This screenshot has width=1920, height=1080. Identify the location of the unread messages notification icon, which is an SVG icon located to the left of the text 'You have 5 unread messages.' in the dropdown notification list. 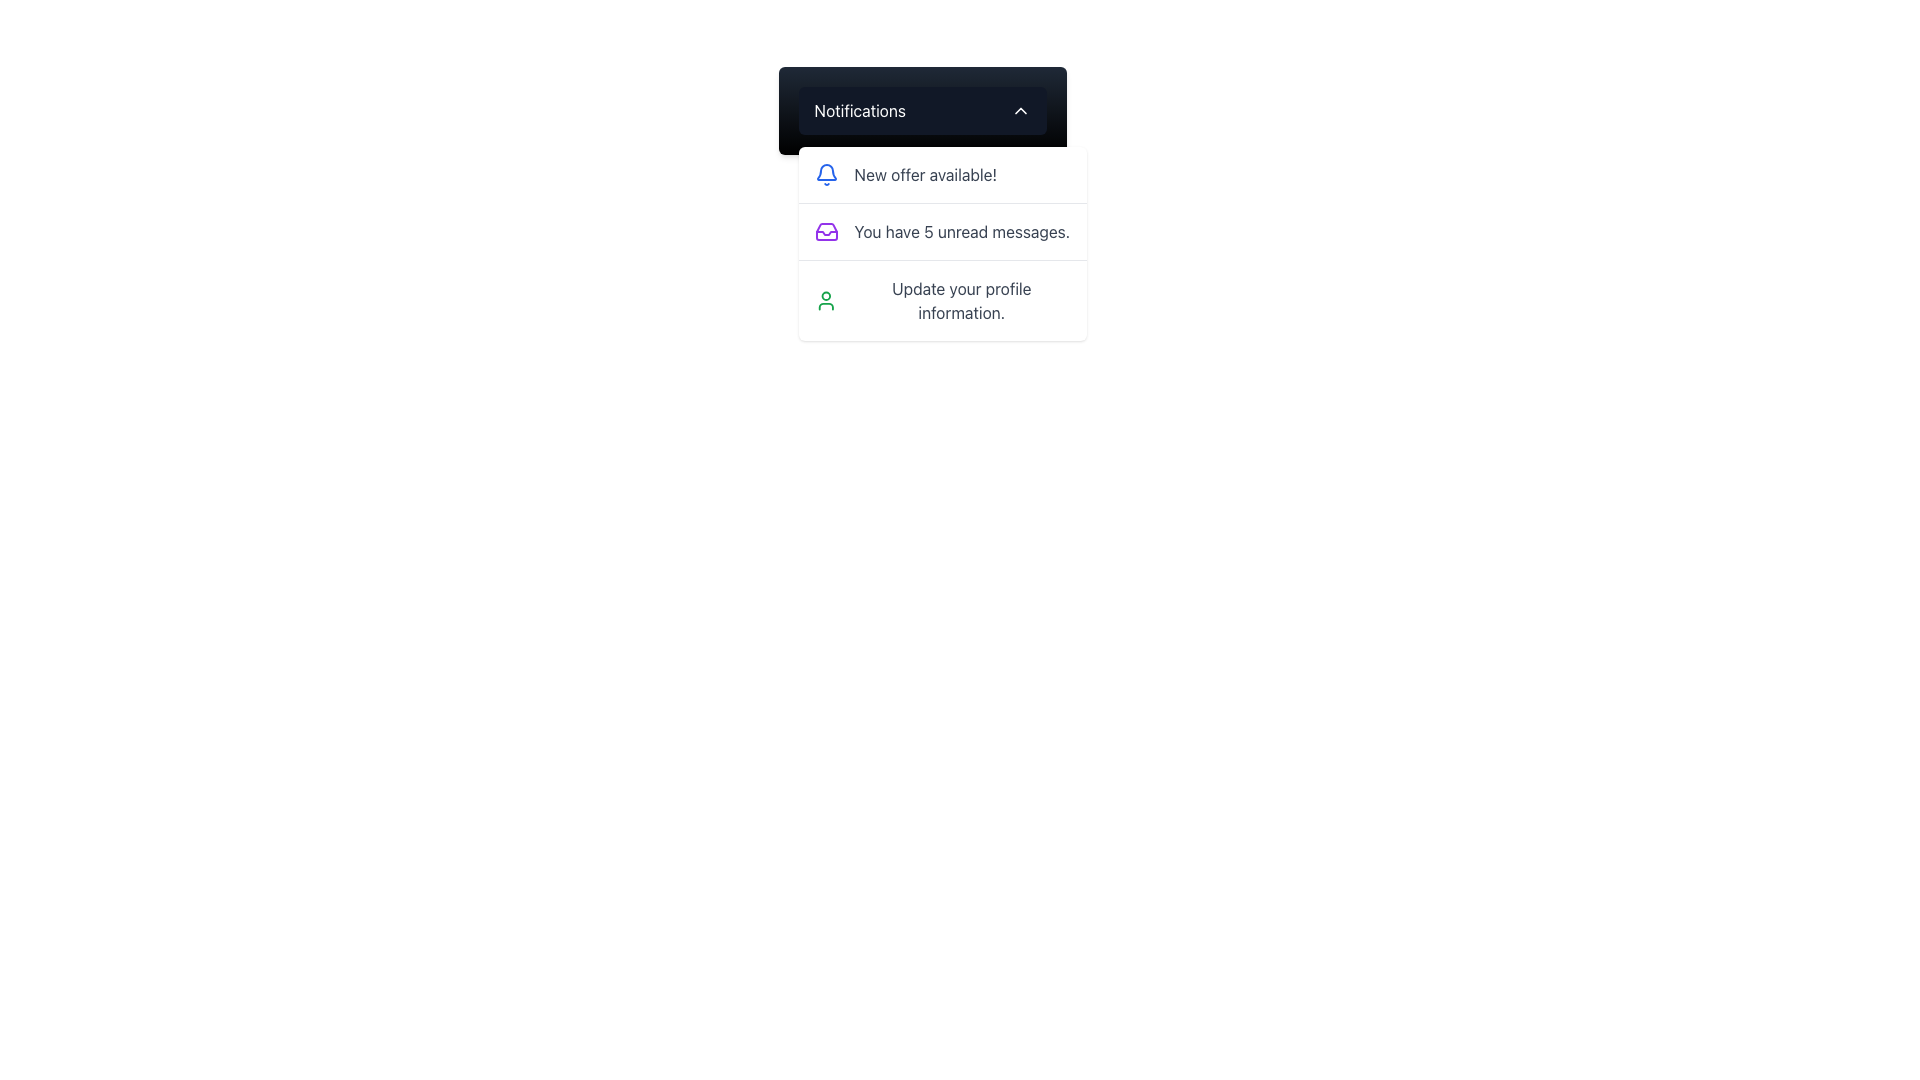
(826, 230).